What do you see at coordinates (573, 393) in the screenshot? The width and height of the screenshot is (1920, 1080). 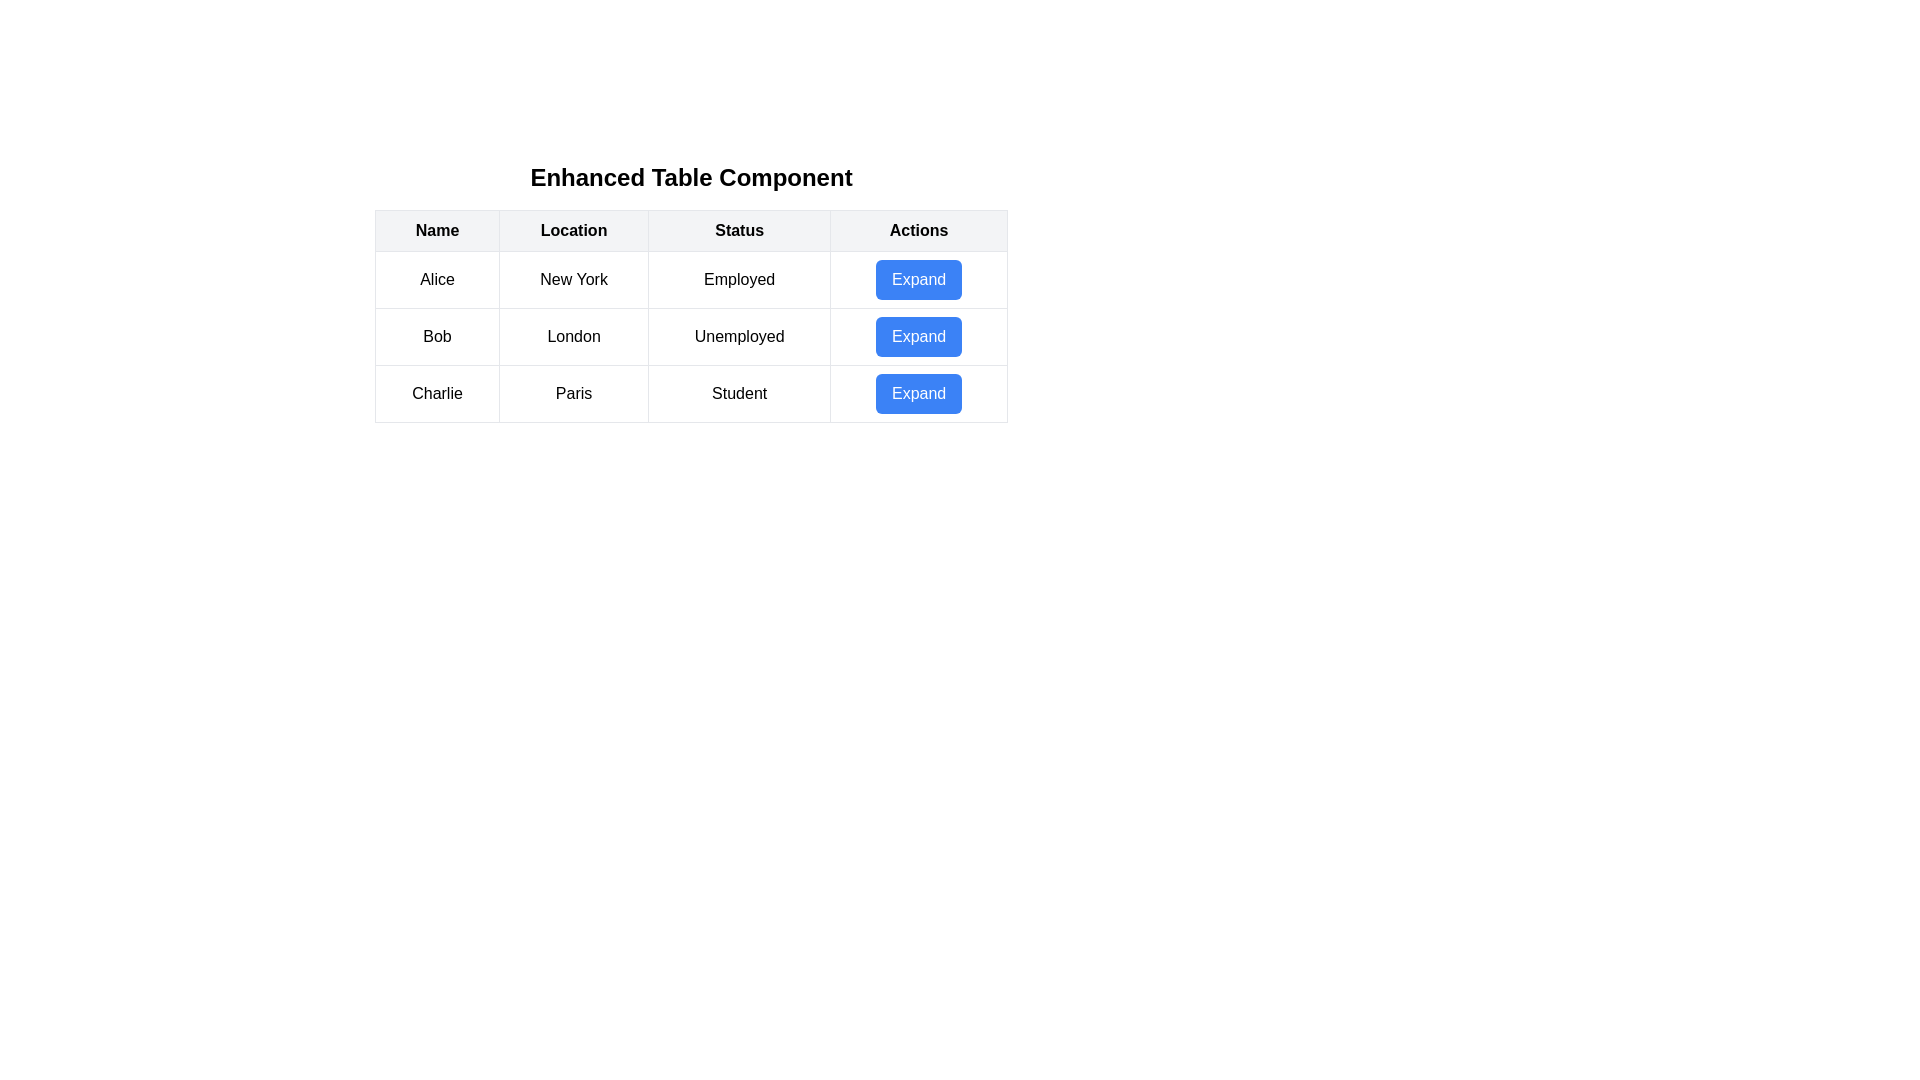 I see `the text label displaying 'Paris' in the second column of the row for 'Charlie' within the table` at bounding box center [573, 393].